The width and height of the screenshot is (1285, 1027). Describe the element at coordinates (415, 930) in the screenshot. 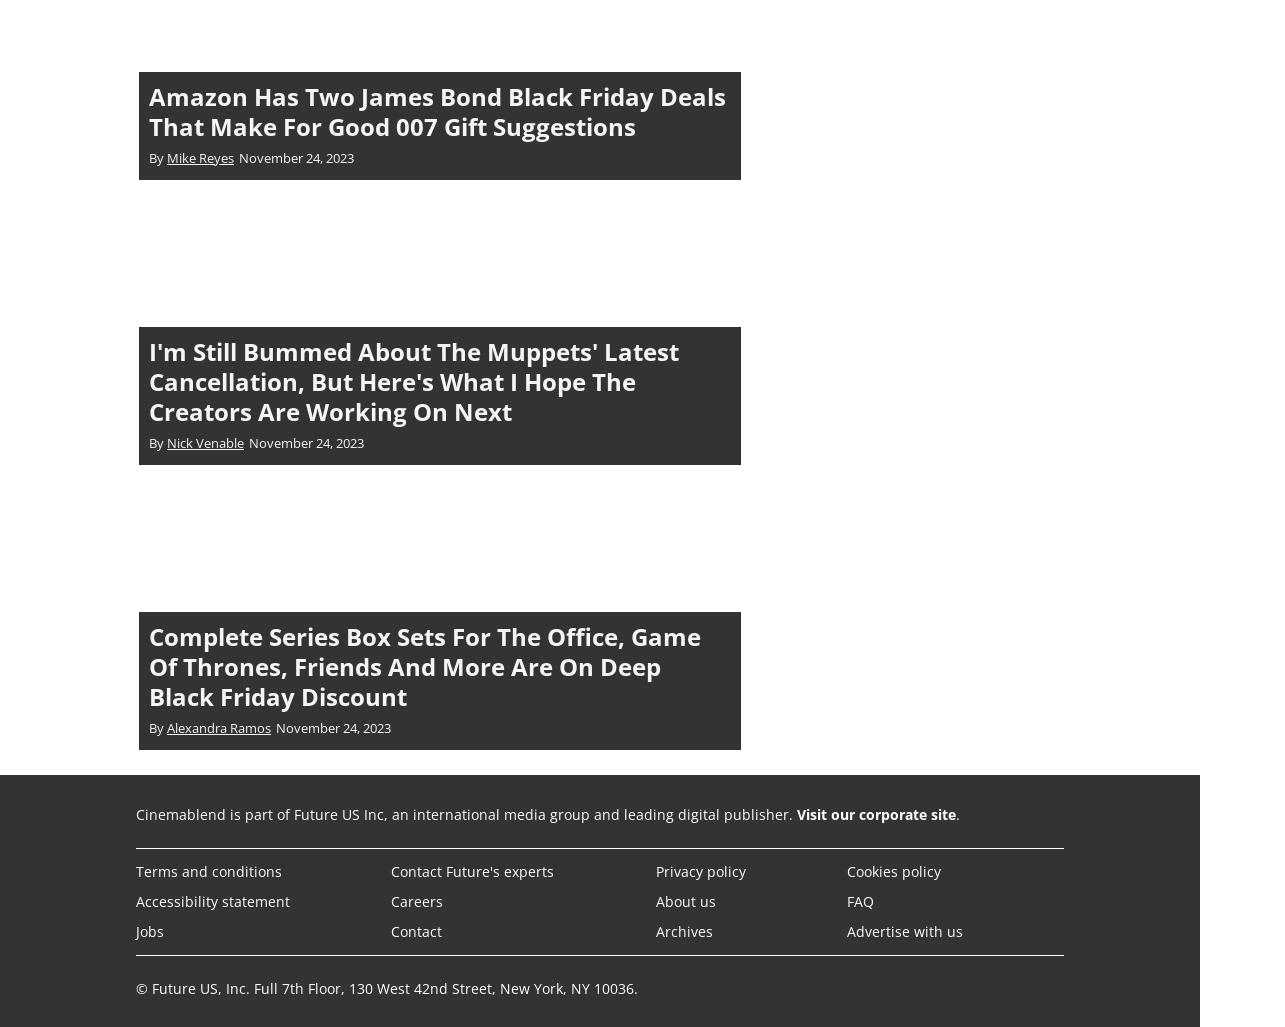

I see `'Contact'` at that location.